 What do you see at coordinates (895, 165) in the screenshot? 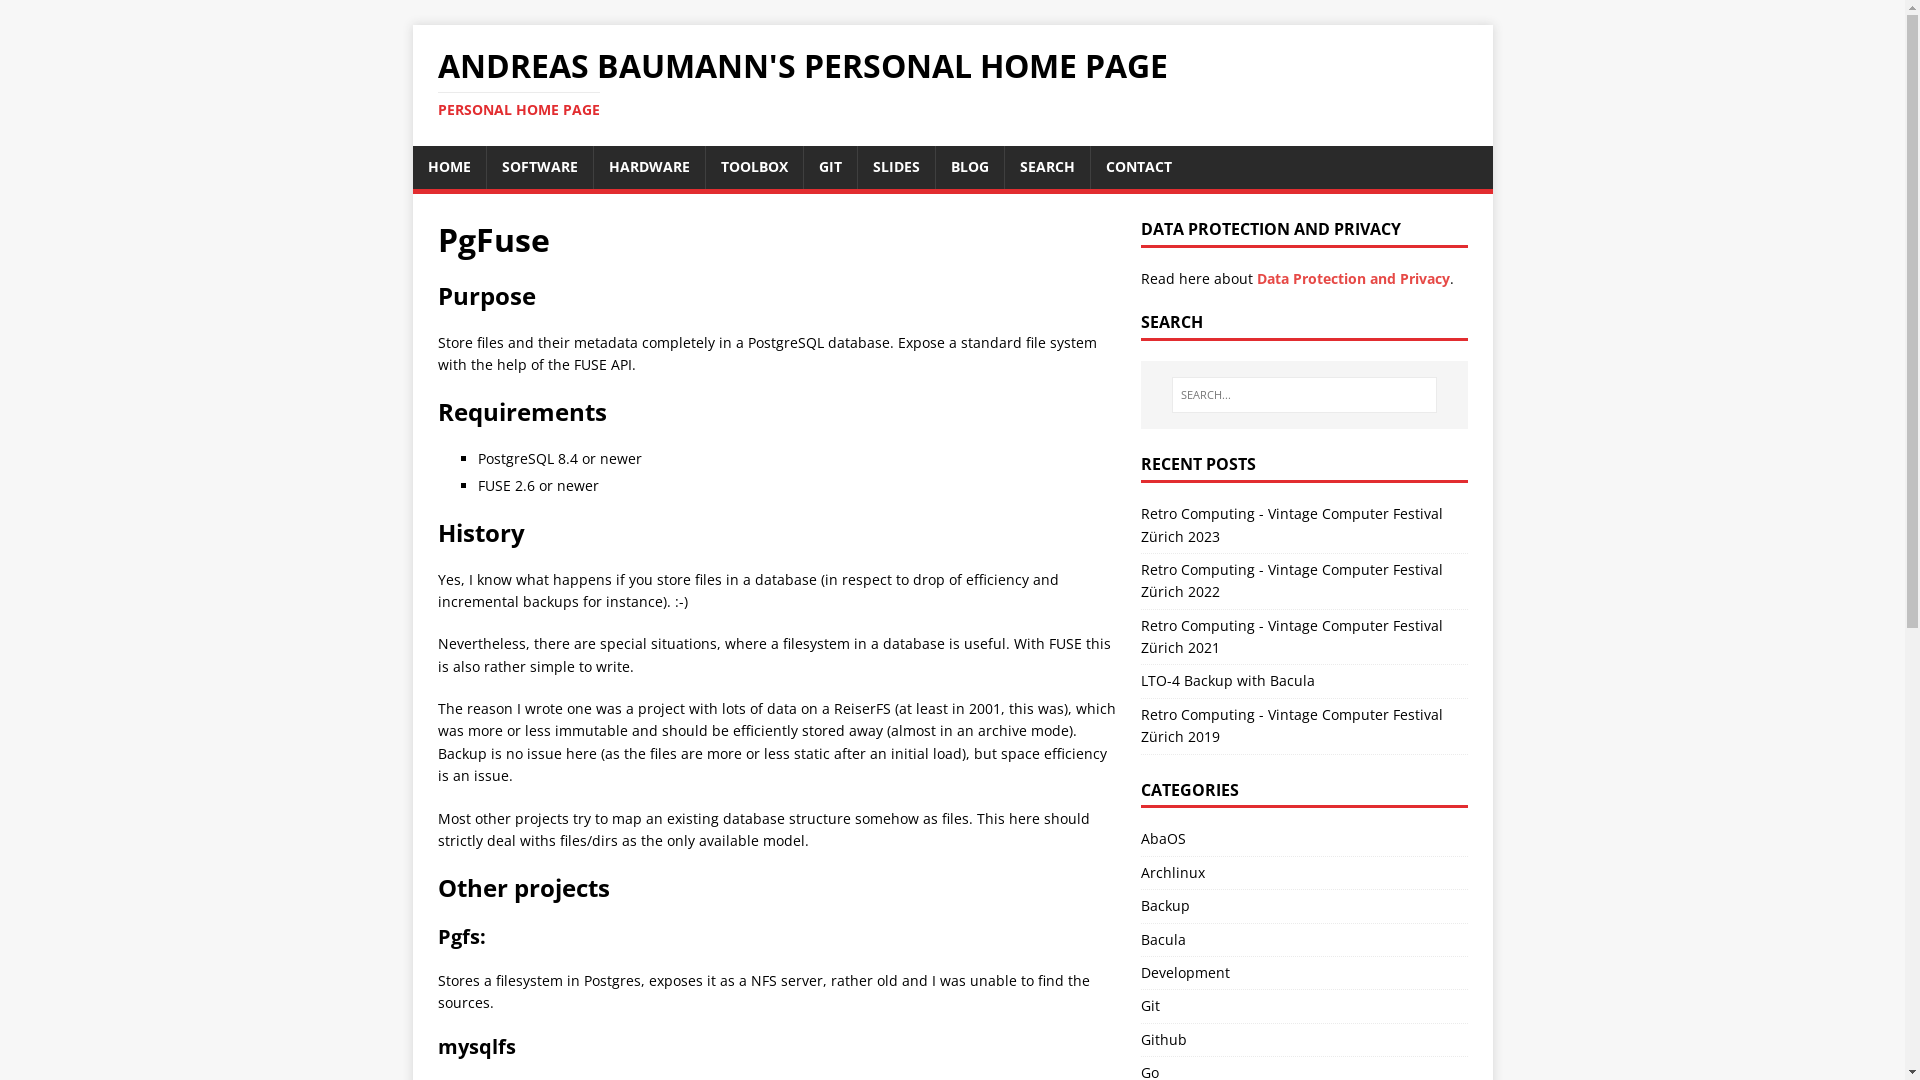
I see `'SLIDES'` at bounding box center [895, 165].